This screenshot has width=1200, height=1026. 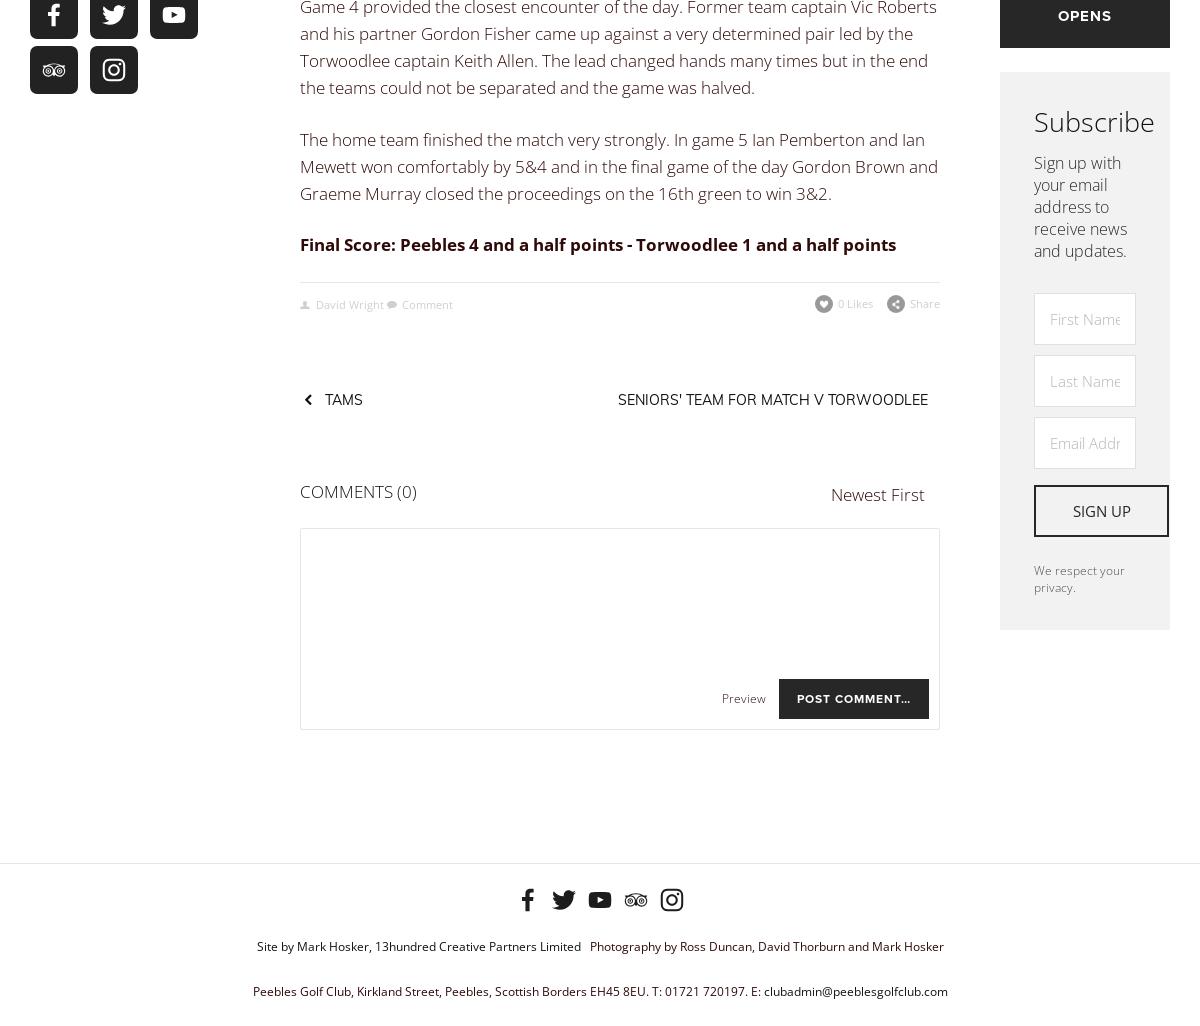 I want to click on 'Site by Mark Hosker, 13hundred Creative Partners Limited', so click(x=254, y=945).